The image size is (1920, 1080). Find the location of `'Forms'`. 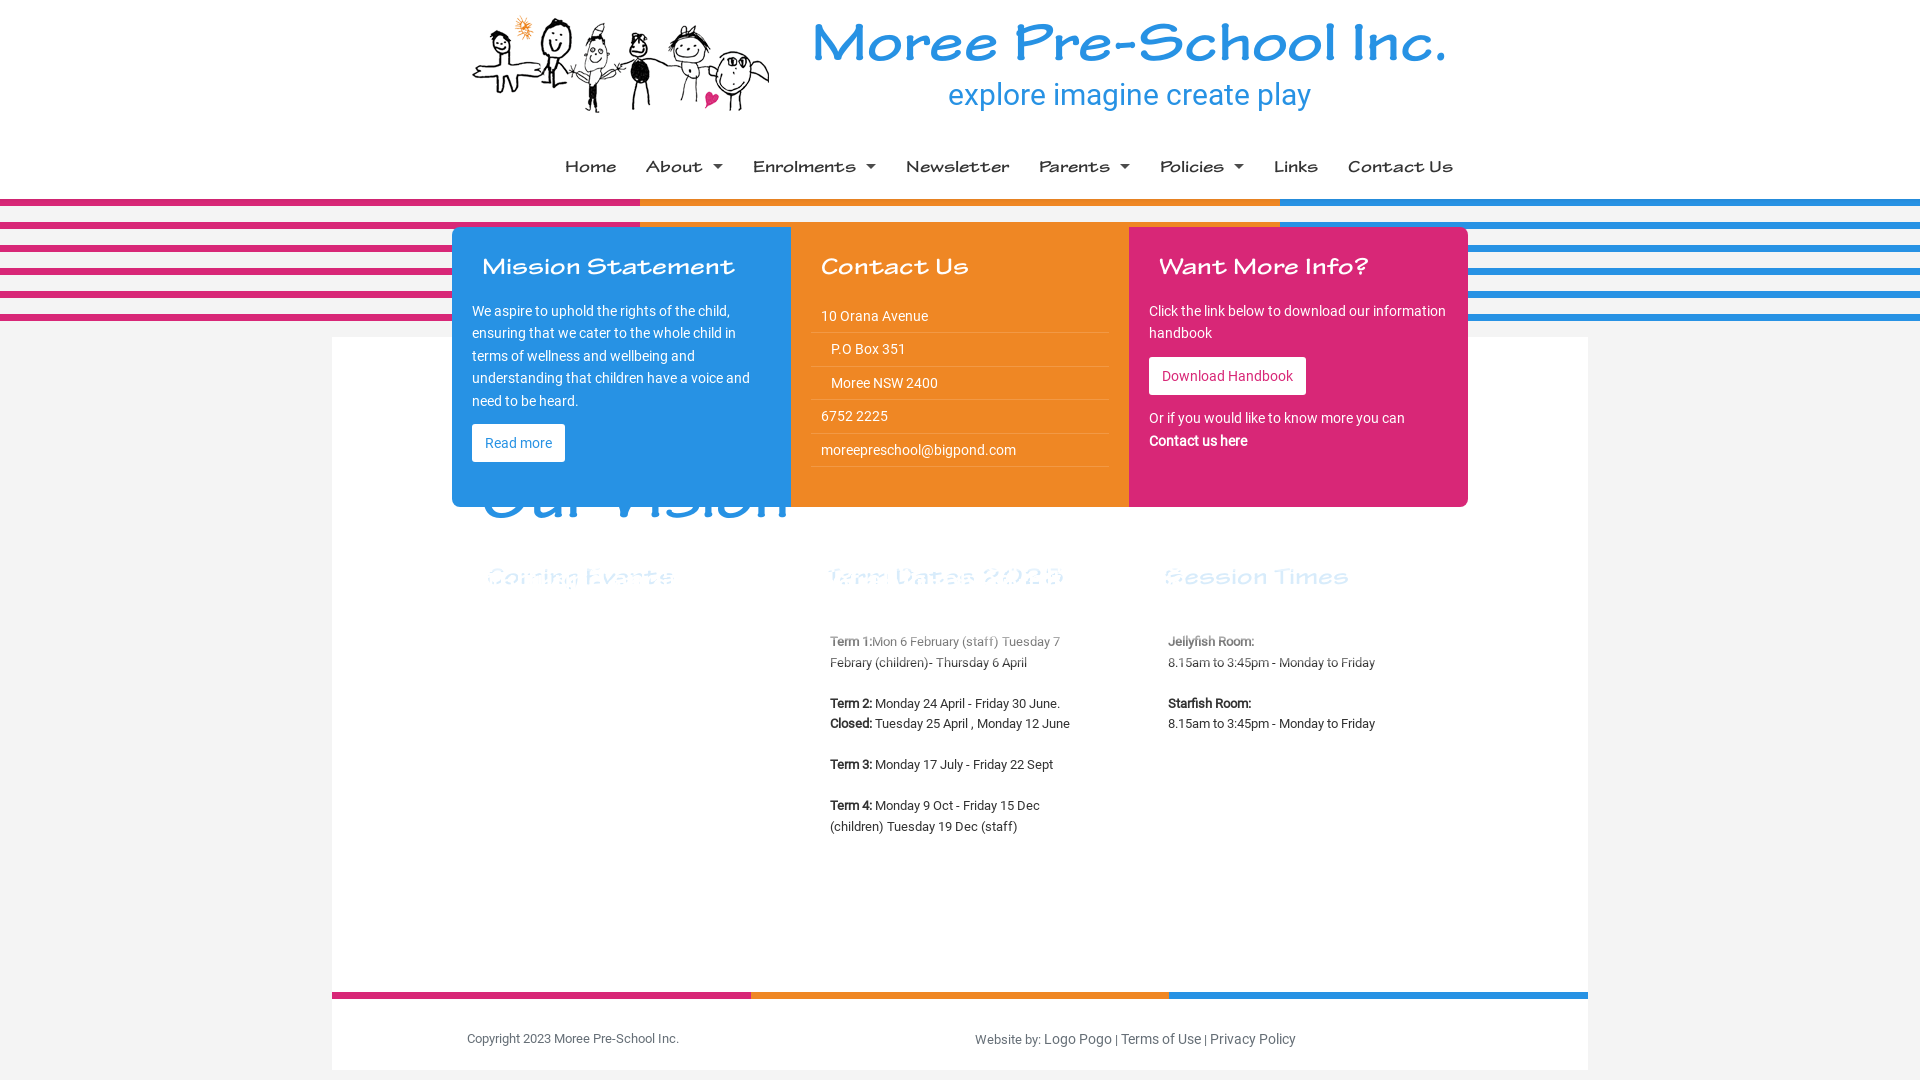

'Forms' is located at coordinates (814, 255).